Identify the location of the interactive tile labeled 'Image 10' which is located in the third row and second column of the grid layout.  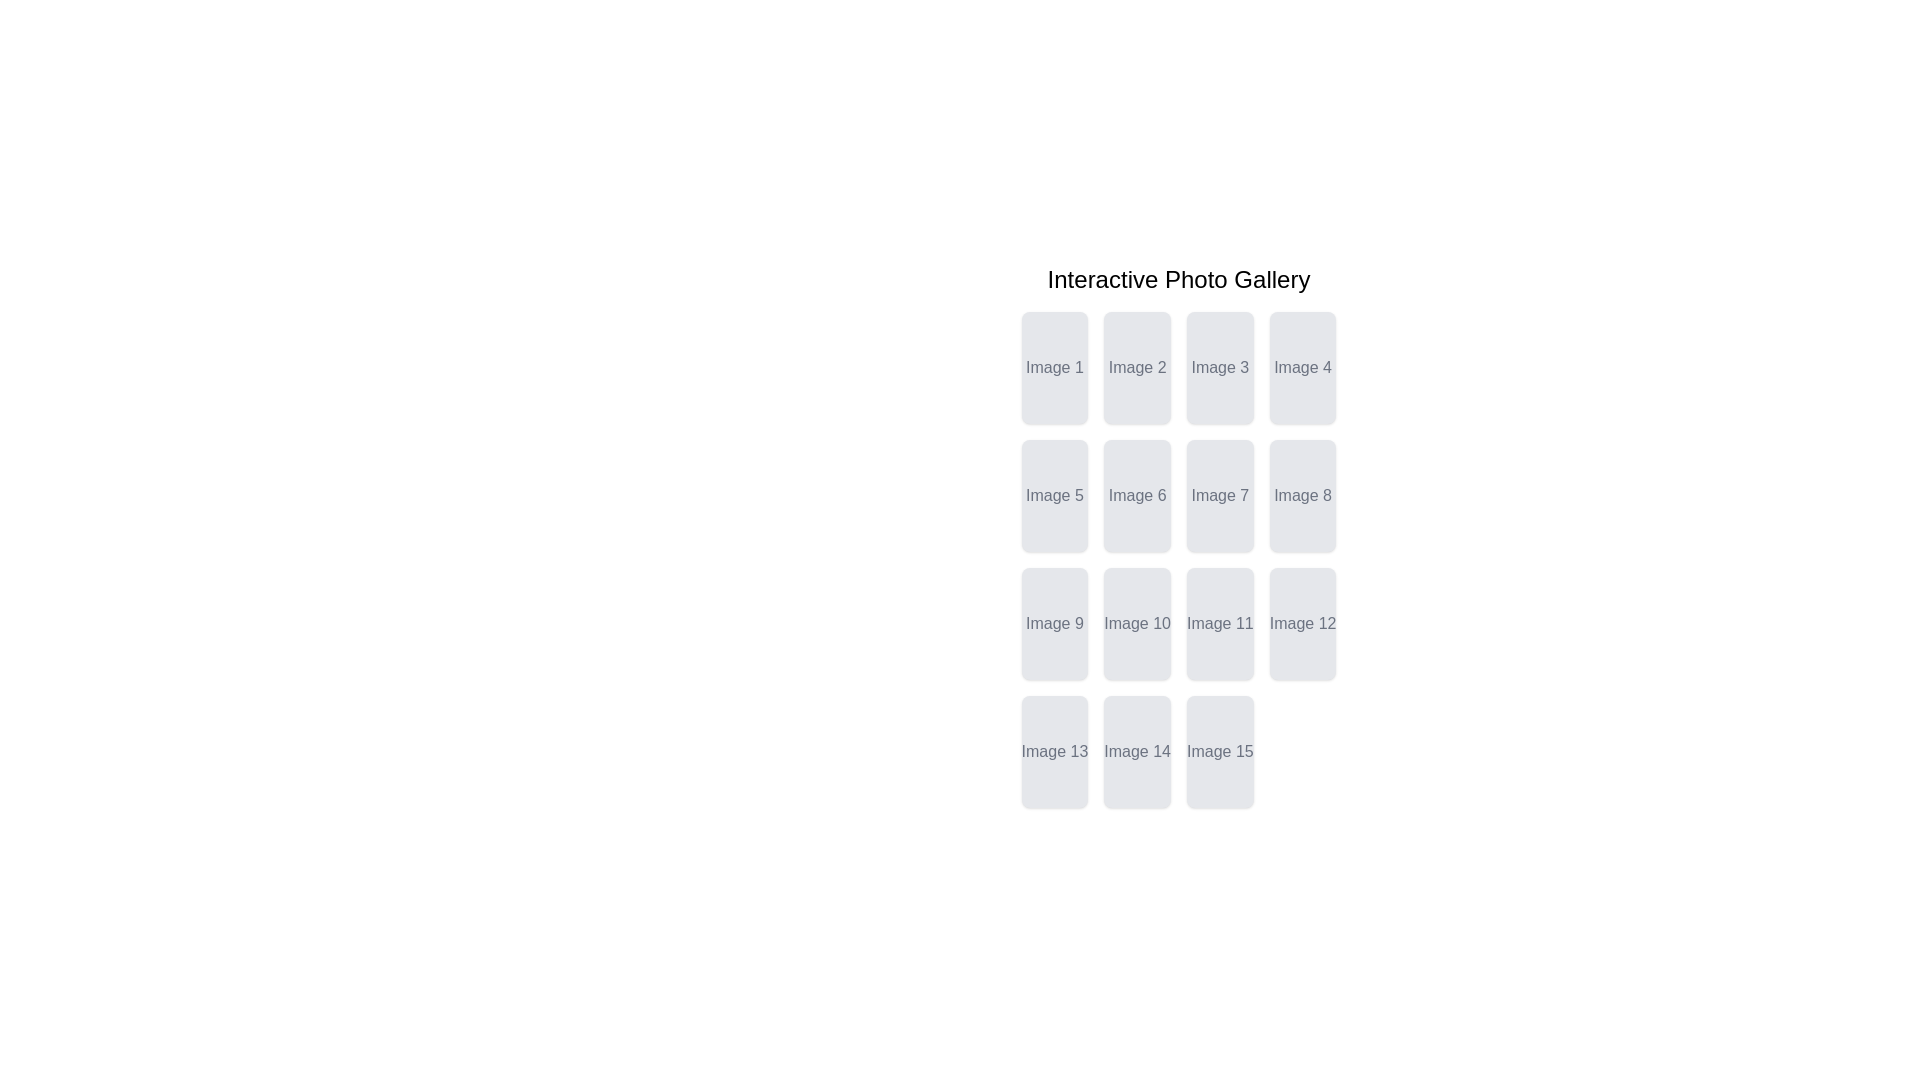
(1137, 623).